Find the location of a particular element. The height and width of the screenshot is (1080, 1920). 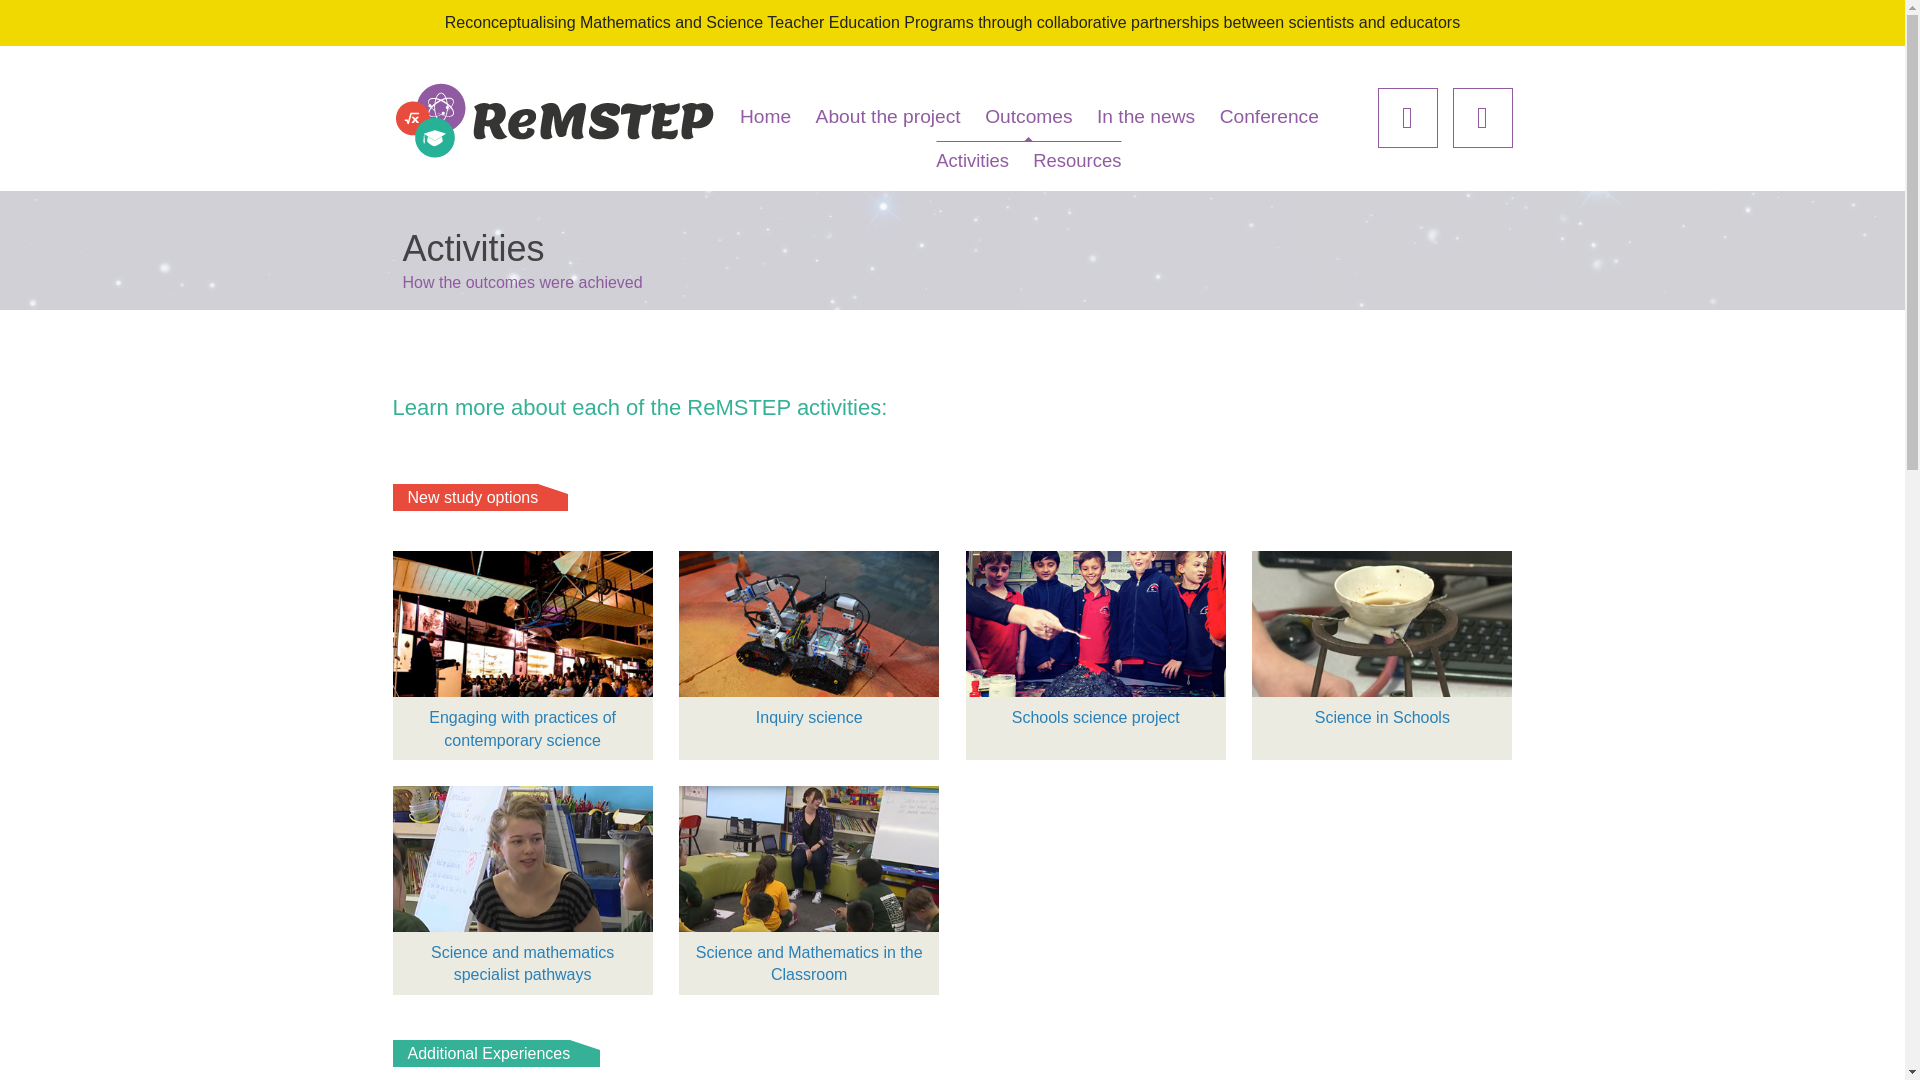

'Inquiry science' is located at coordinates (809, 644).